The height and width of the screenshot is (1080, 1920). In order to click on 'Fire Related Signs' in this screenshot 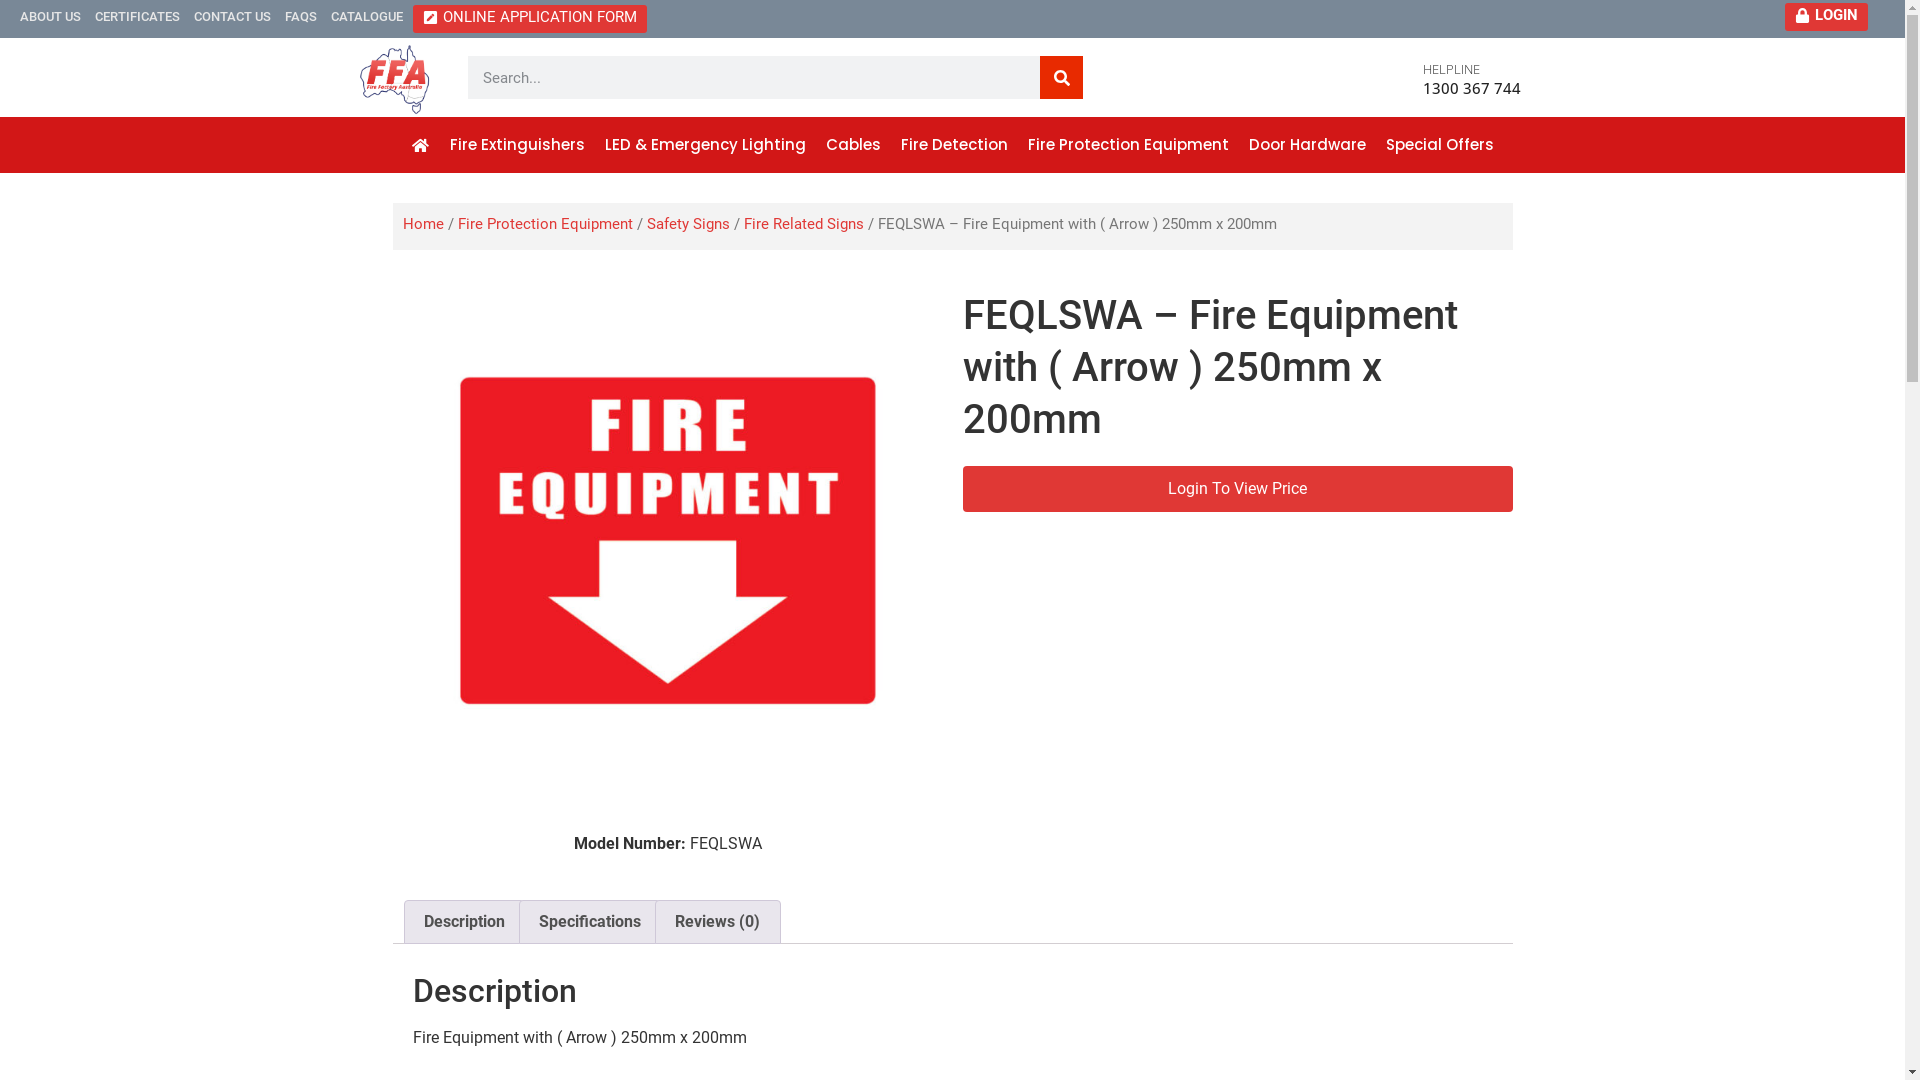, I will do `click(743, 223)`.